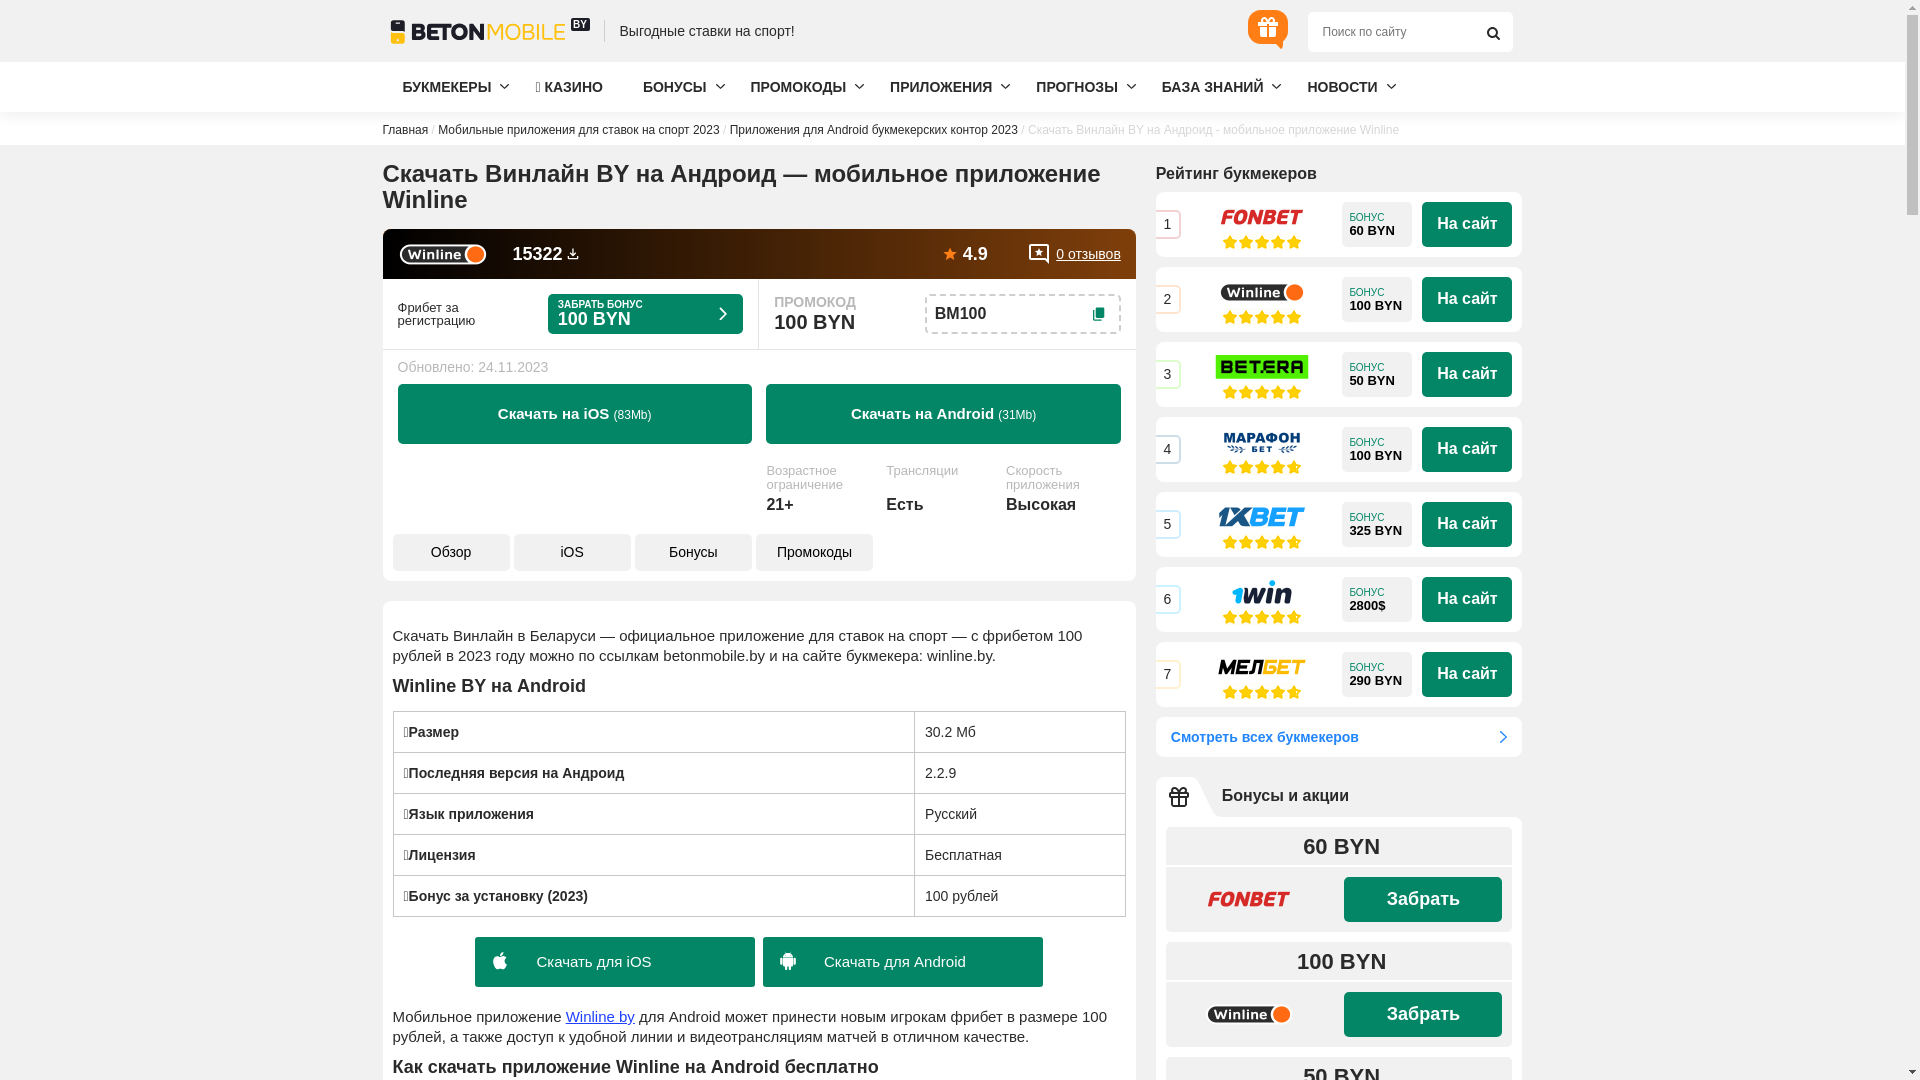 The image size is (1920, 1080). What do you see at coordinates (964, 253) in the screenshot?
I see `'4.9'` at bounding box center [964, 253].